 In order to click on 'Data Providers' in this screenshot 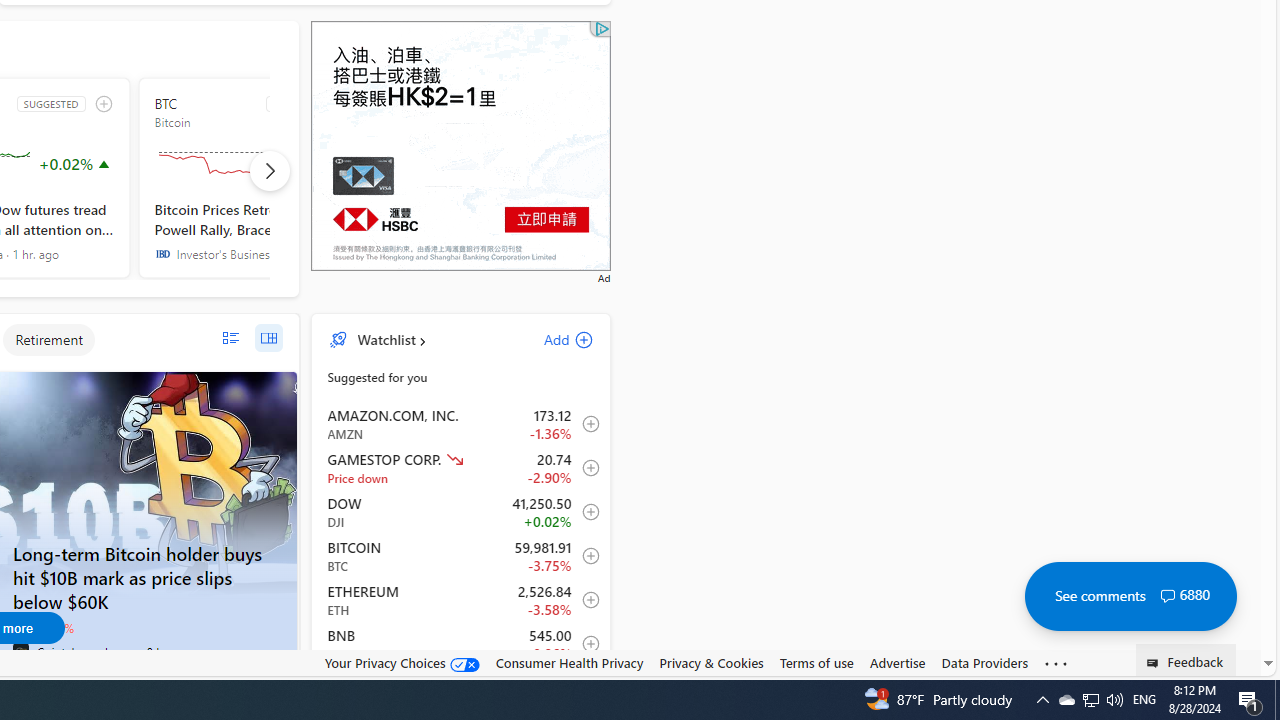, I will do `click(984, 663)`.